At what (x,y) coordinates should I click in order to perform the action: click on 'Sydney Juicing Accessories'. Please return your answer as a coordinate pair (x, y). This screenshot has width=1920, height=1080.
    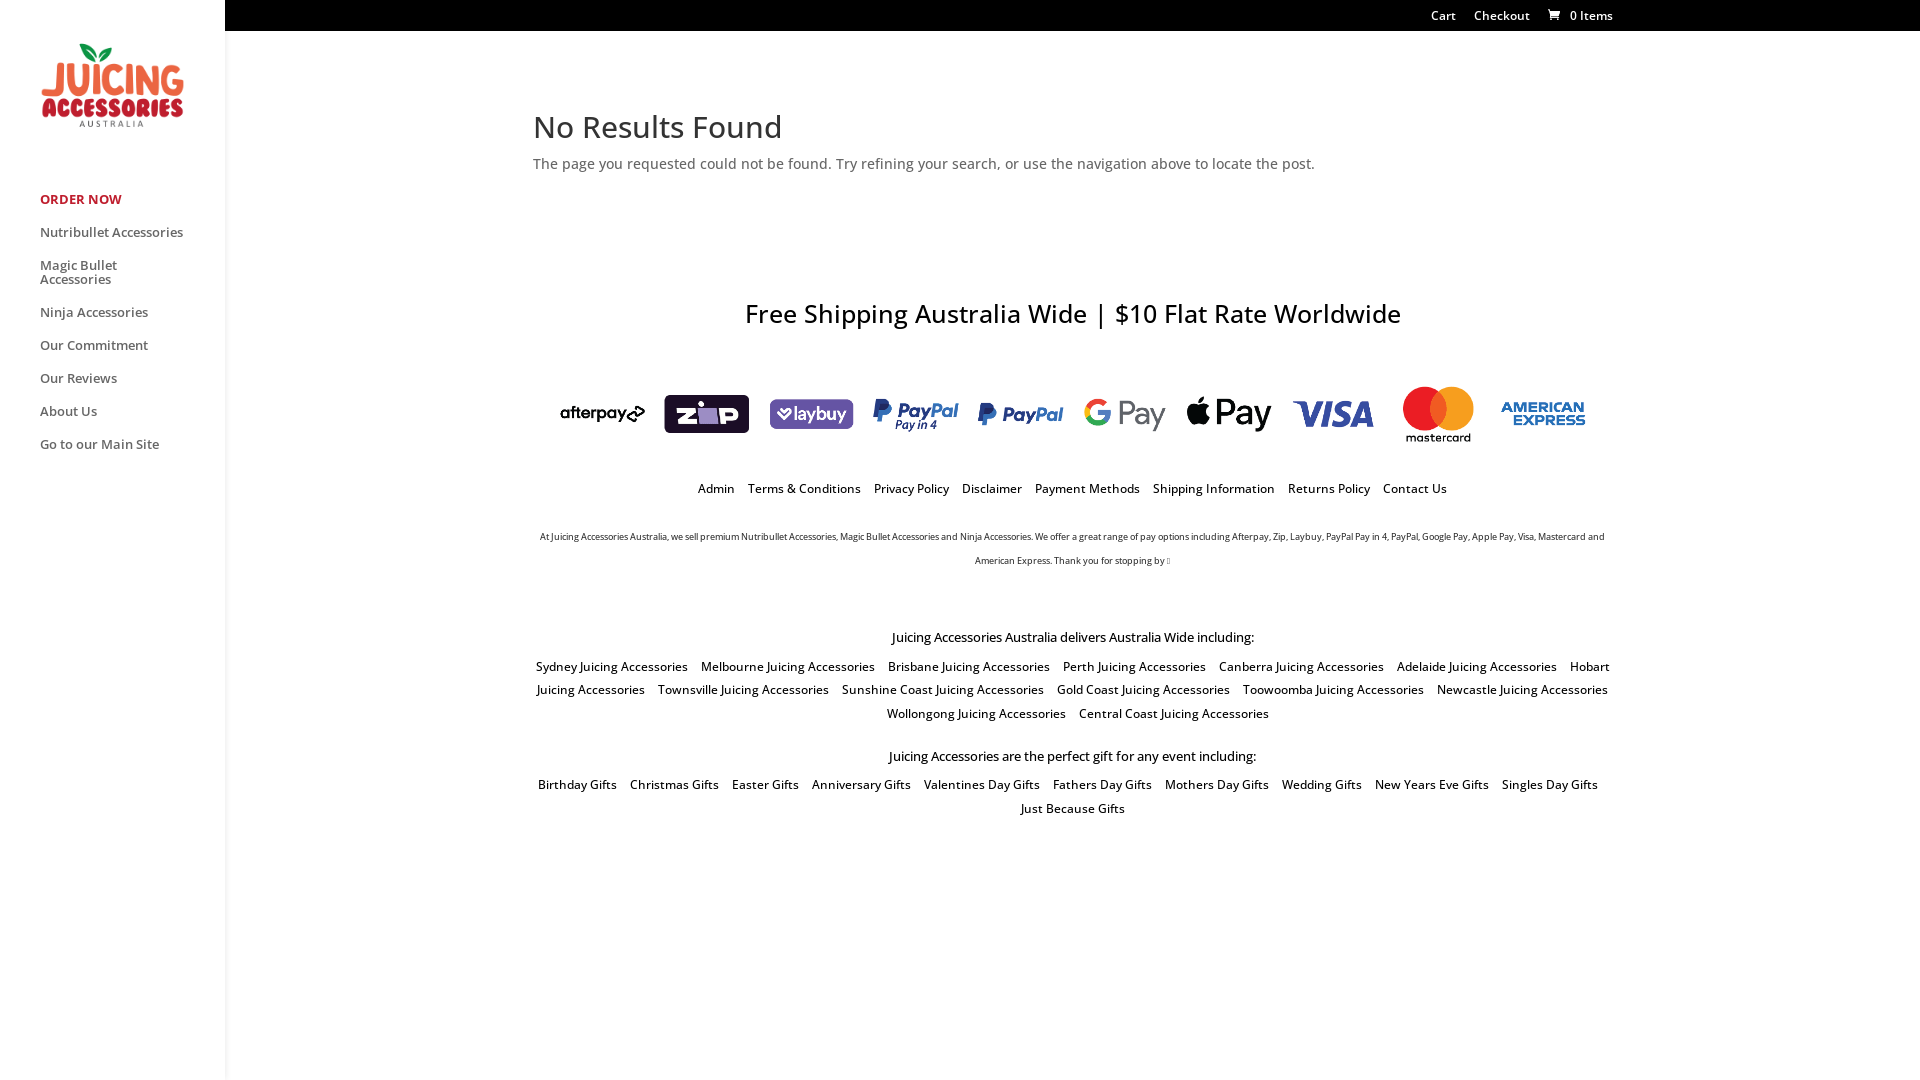
    Looking at the image, I should click on (536, 666).